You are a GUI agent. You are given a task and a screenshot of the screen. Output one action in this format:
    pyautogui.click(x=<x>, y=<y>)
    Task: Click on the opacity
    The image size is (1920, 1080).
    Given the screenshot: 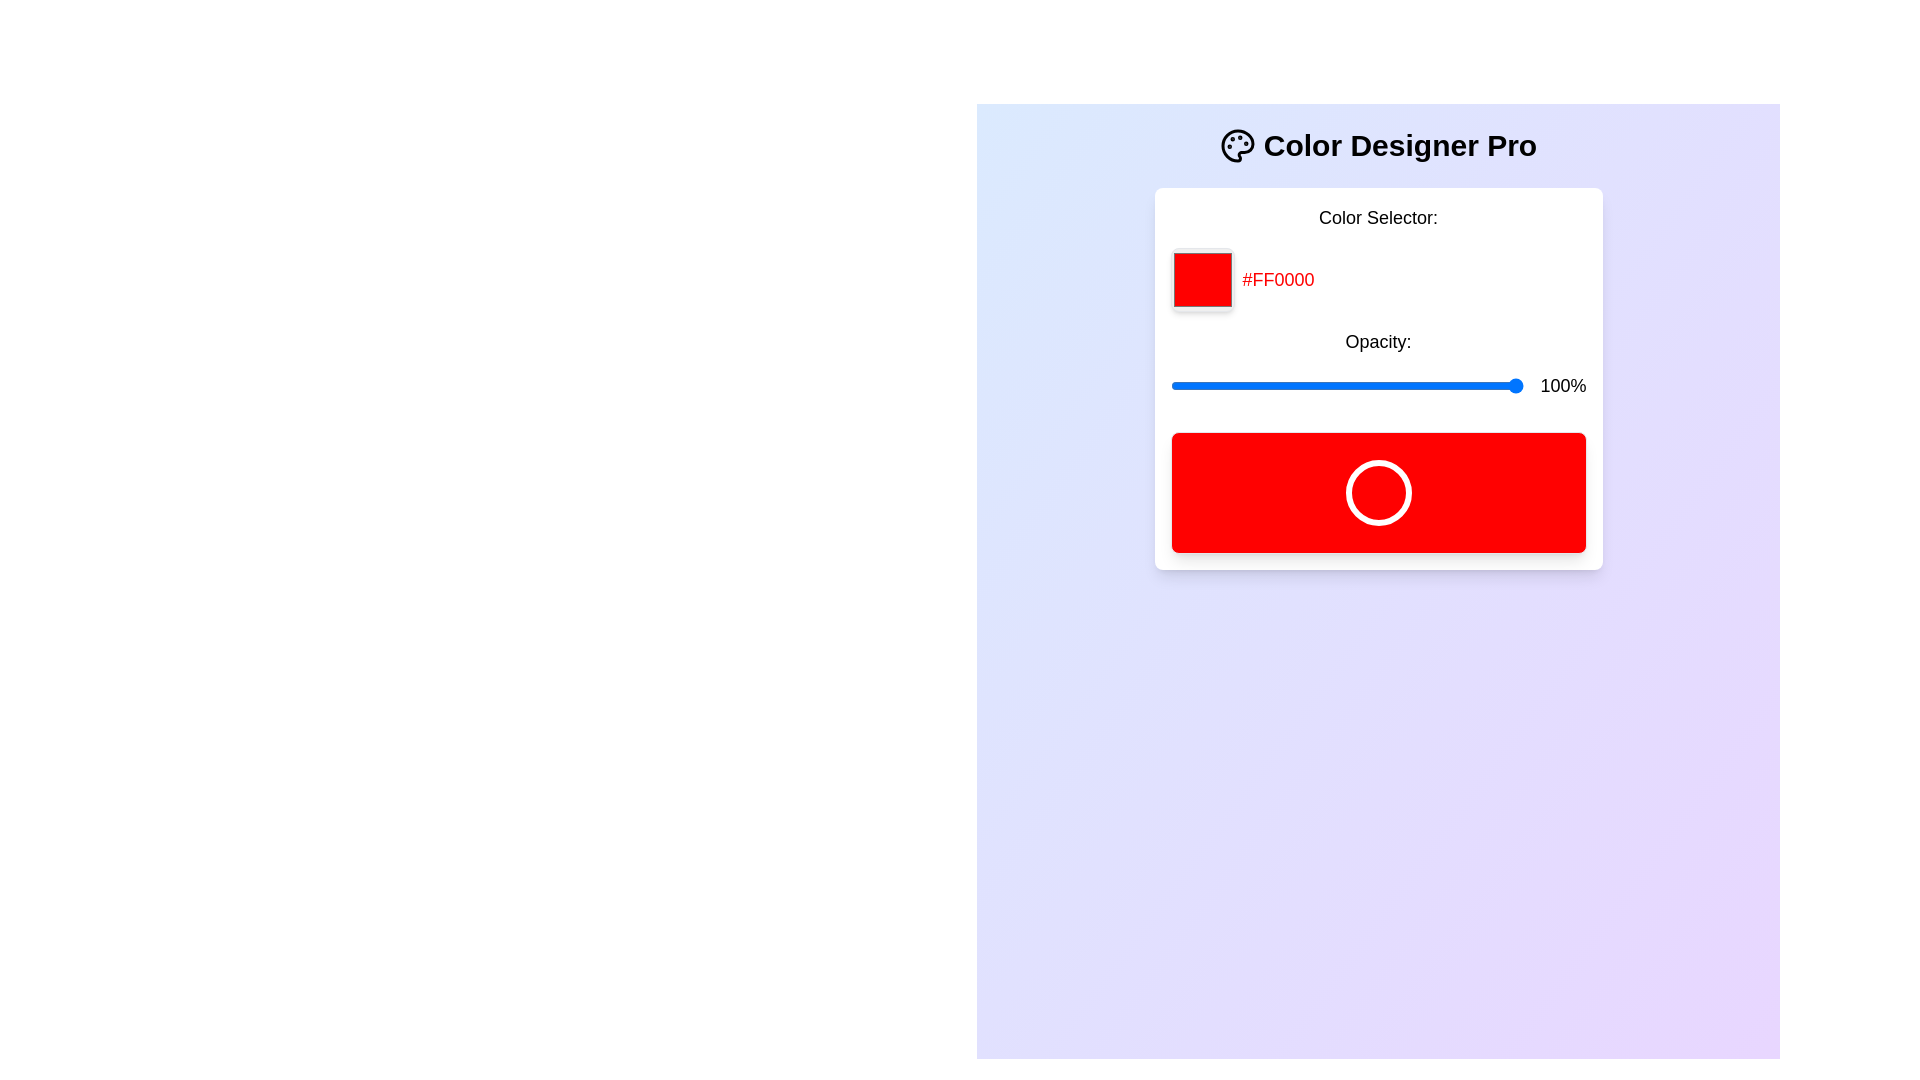 What is the action you would take?
    pyautogui.click(x=1474, y=385)
    